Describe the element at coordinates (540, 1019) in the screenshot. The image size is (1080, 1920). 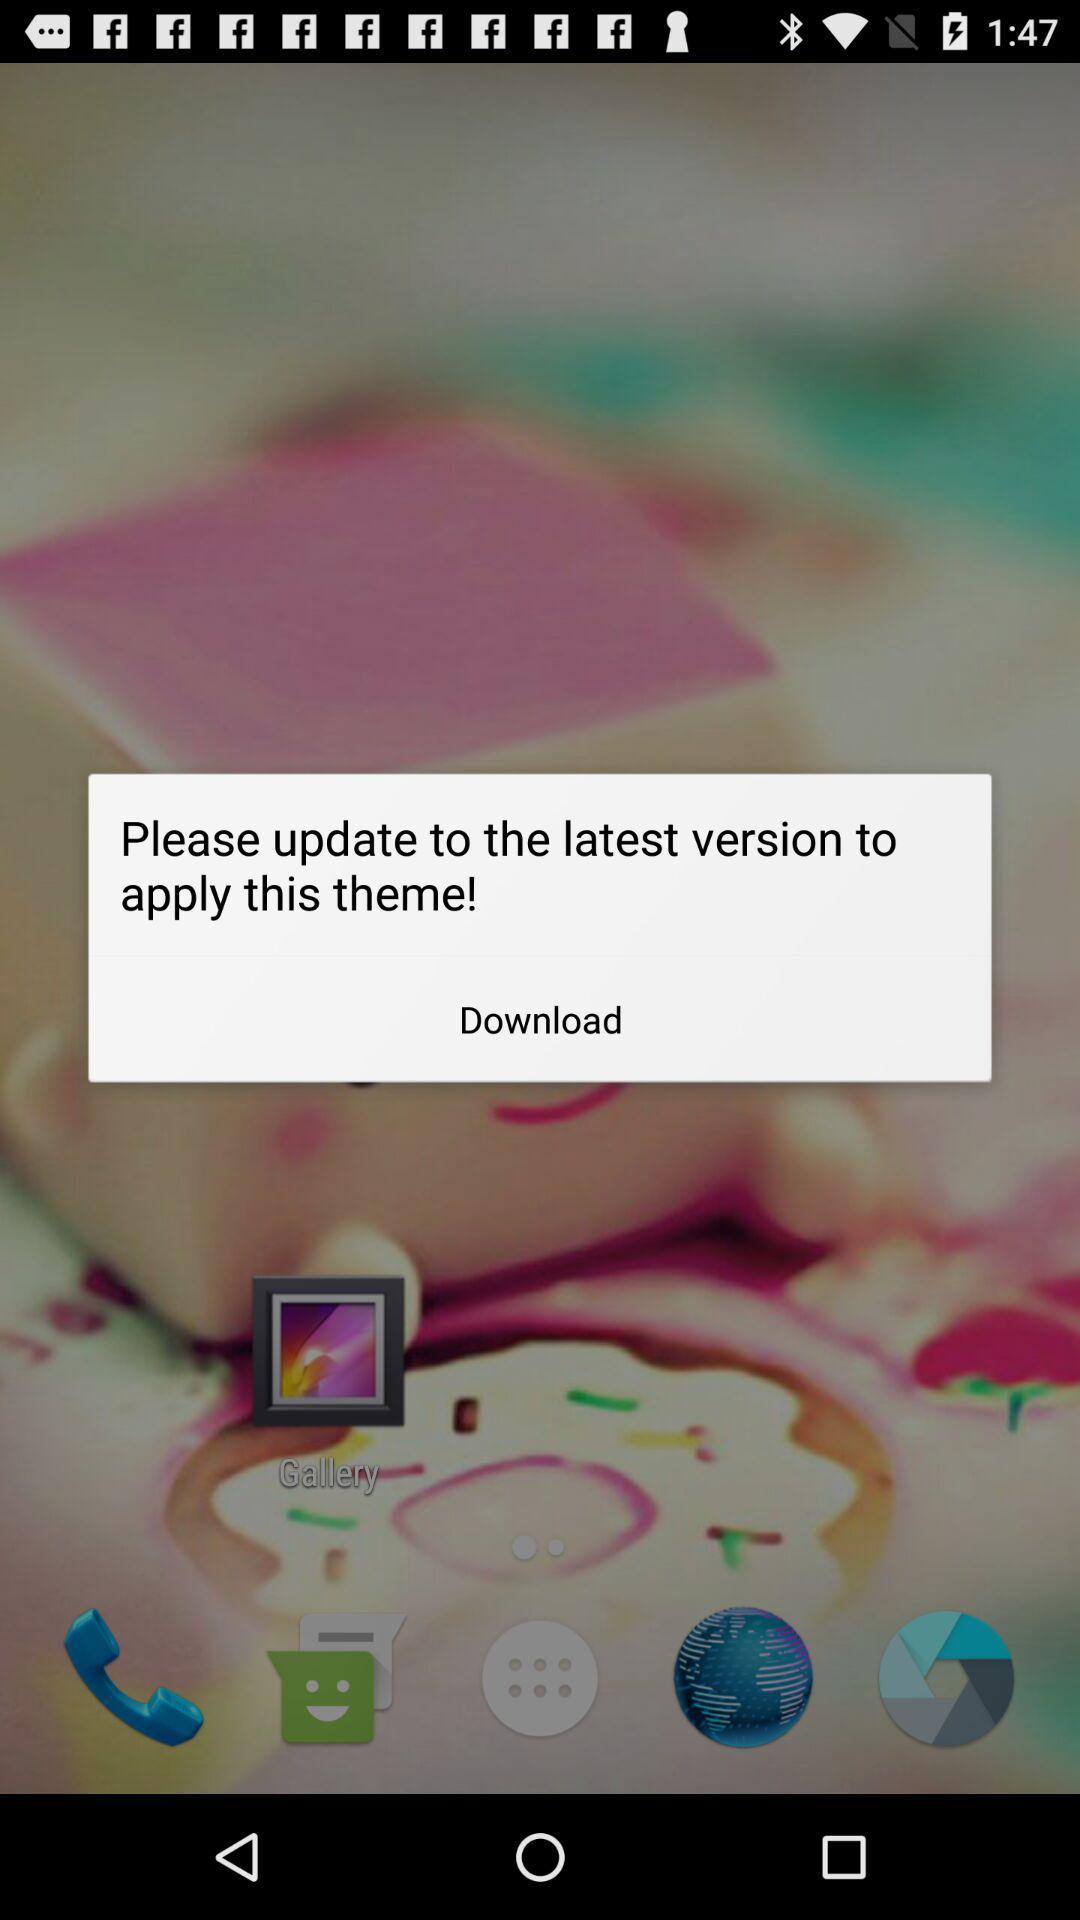
I see `app below please update to app` at that location.